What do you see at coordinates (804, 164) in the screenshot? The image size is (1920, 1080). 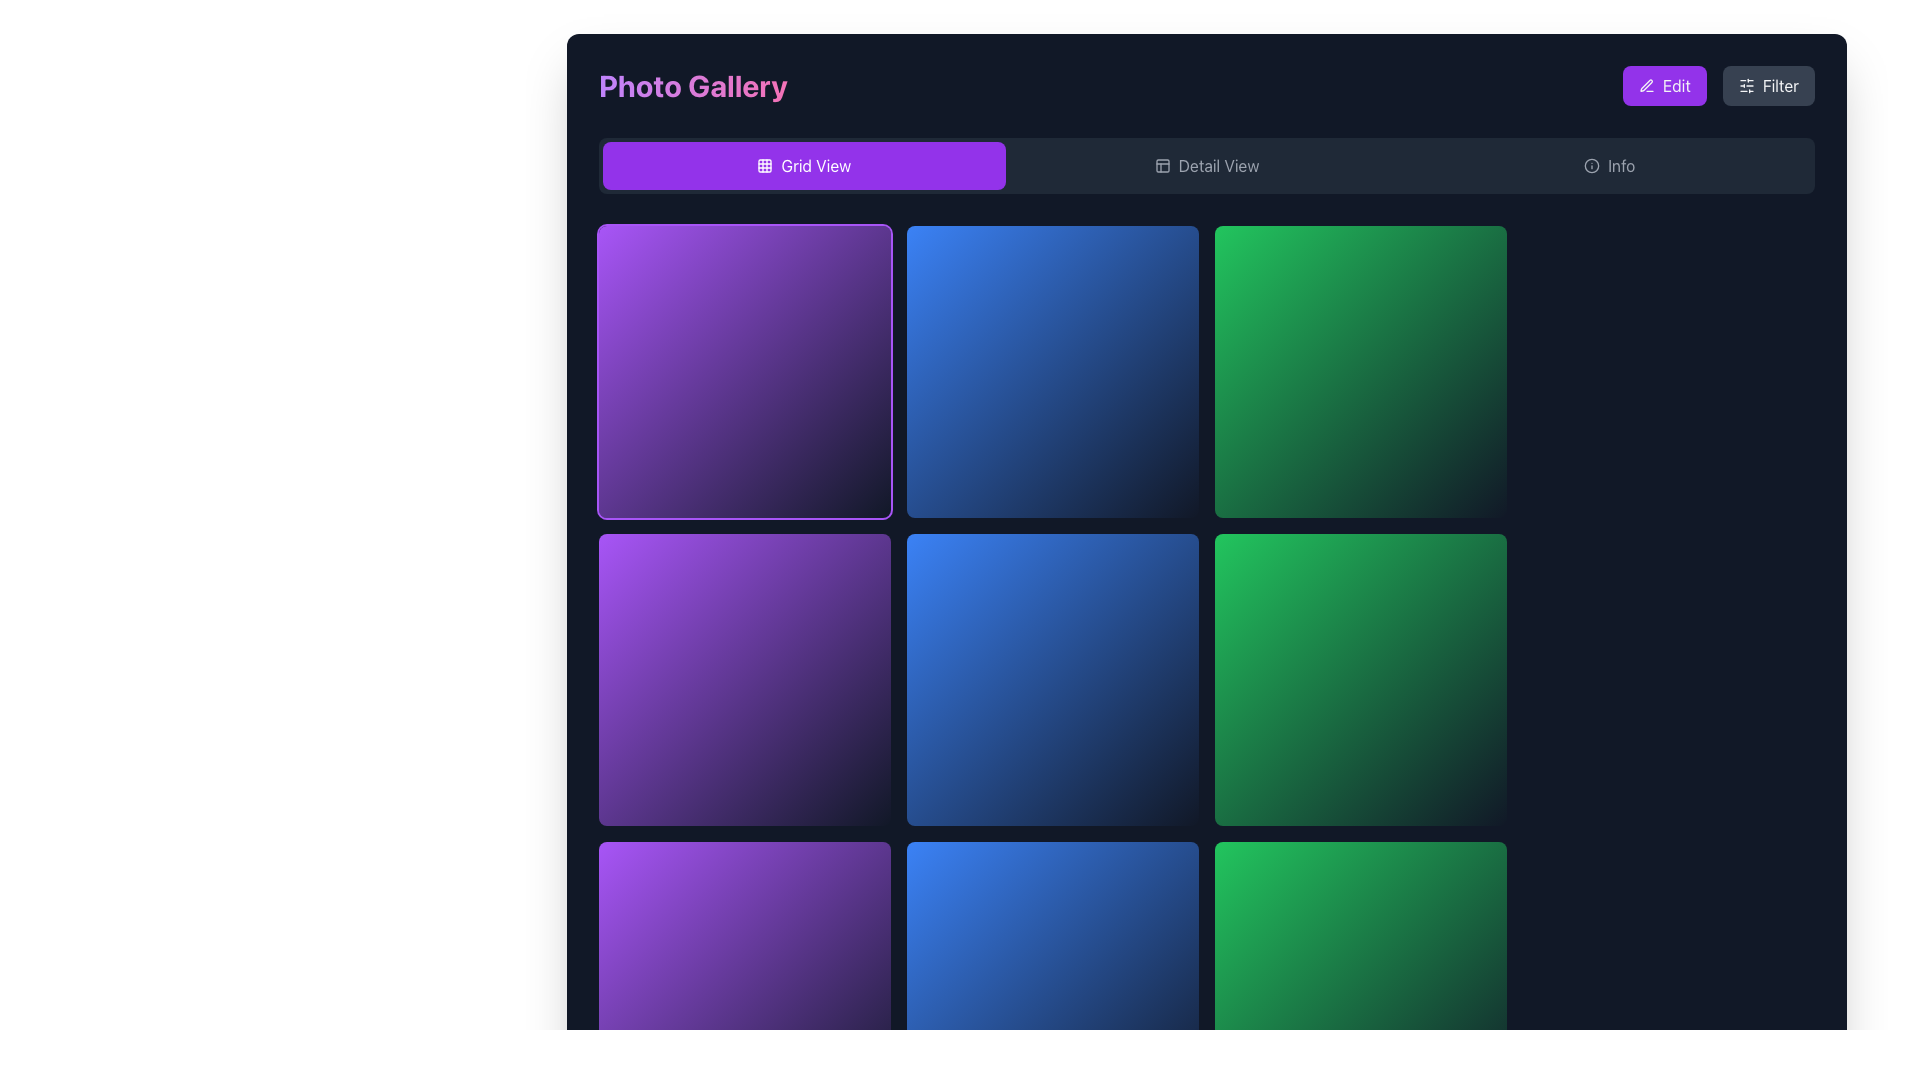 I see `the first button in the horizontal button group at the top of the photo gallery interface` at bounding box center [804, 164].